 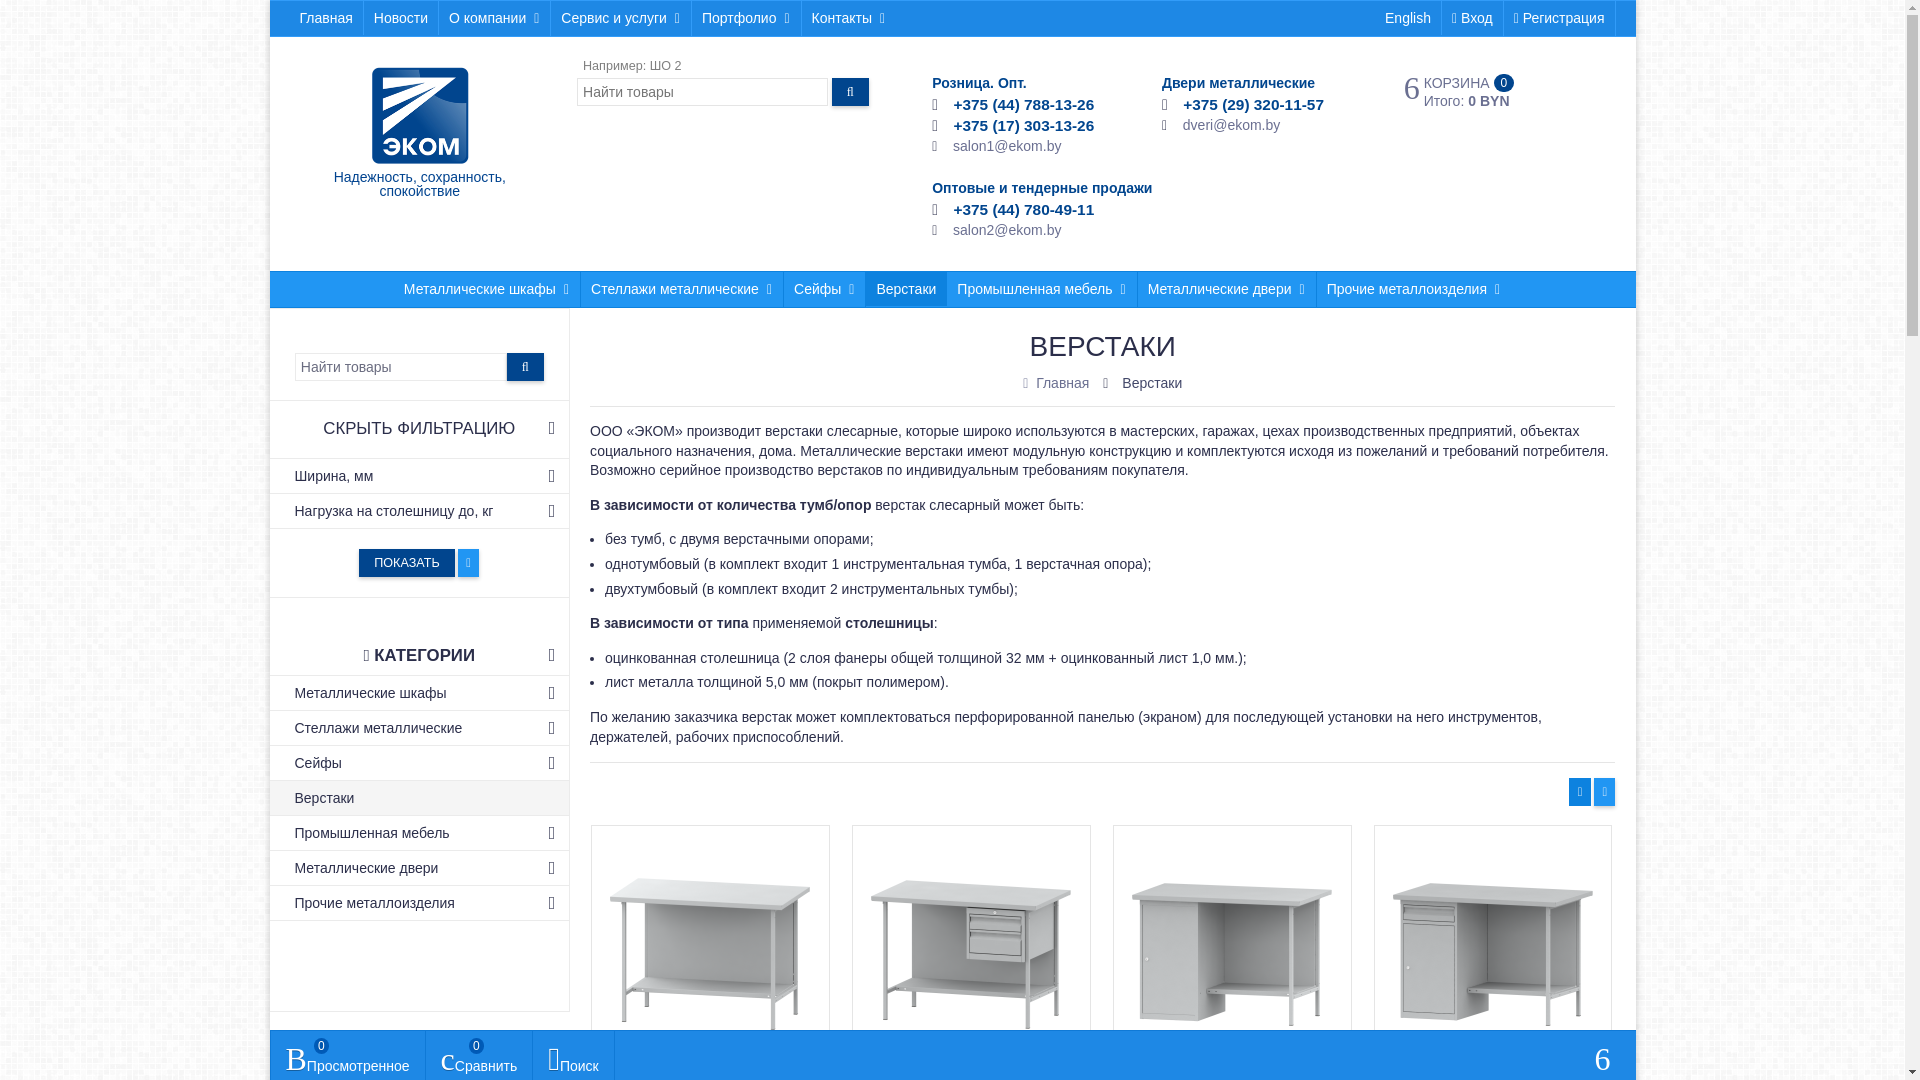 What do you see at coordinates (1007, 145) in the screenshot?
I see `'salon1@ekom.by'` at bounding box center [1007, 145].